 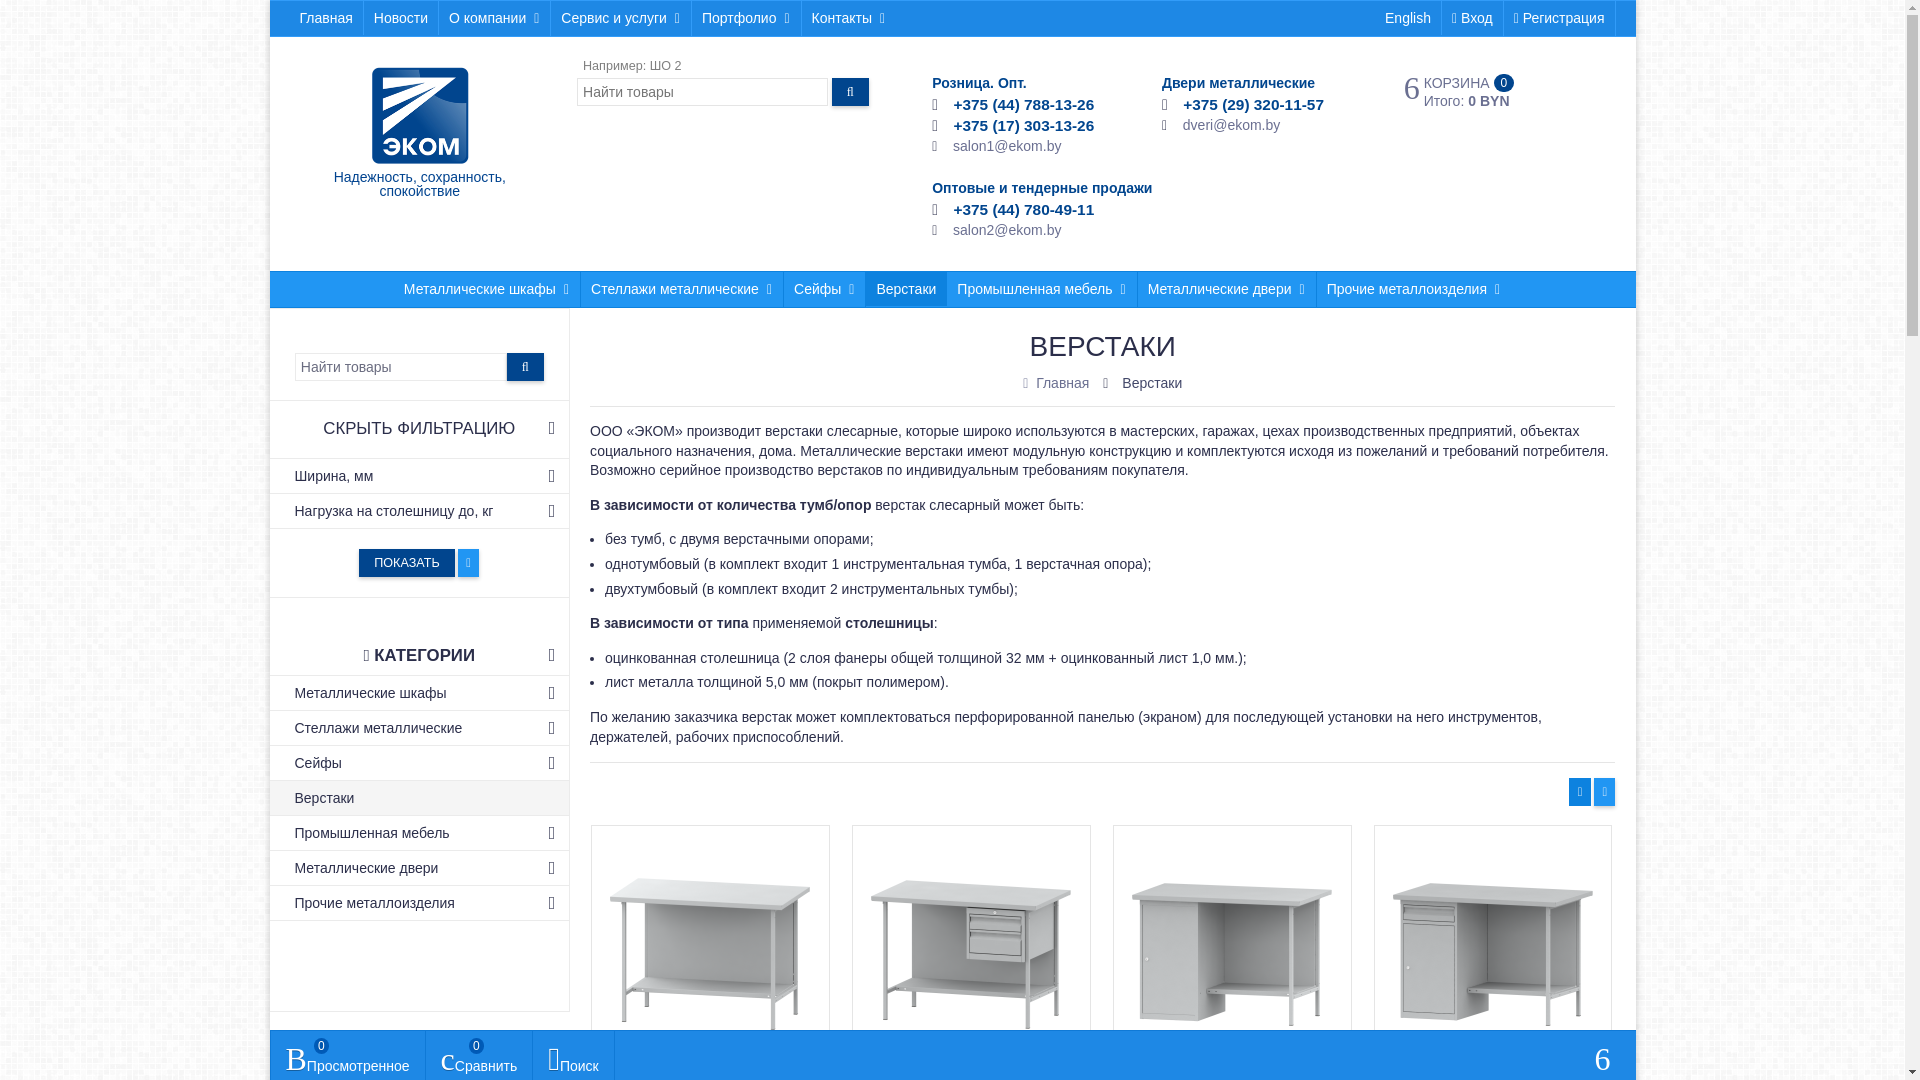 What do you see at coordinates (1007, 145) in the screenshot?
I see `'salon1@ekom.by'` at bounding box center [1007, 145].